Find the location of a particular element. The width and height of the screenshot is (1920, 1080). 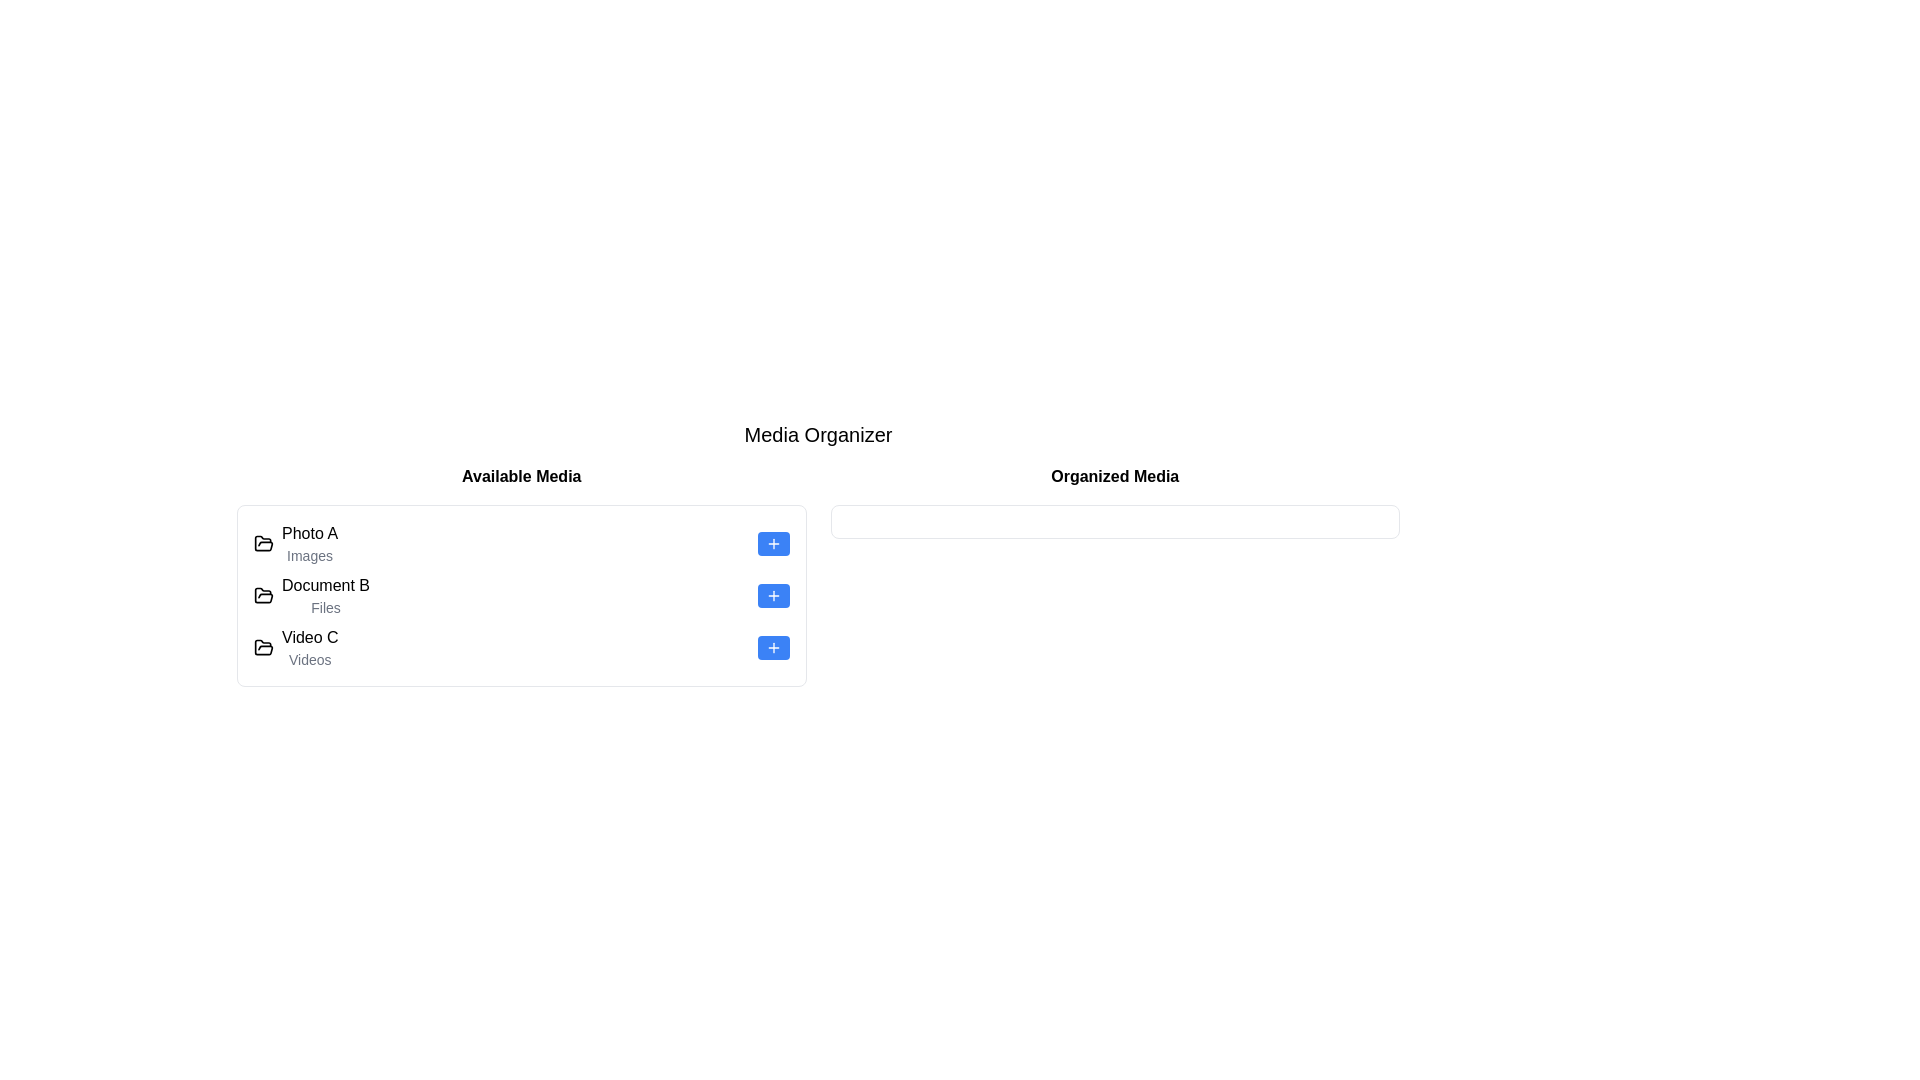

the text label 'Photo A' which is in bold and located in the 'Available Media' section, next to the folder icon is located at coordinates (309, 543).